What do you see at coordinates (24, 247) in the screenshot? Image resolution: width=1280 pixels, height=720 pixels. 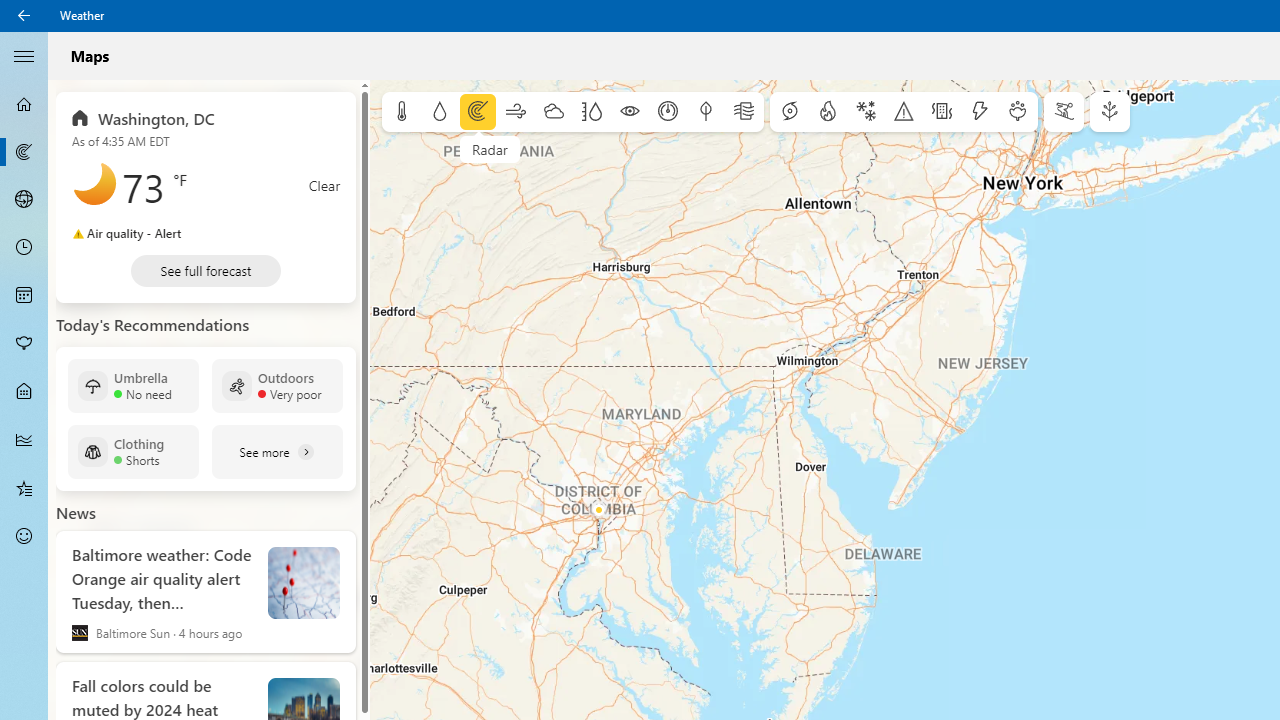 I see `'Hourly Forecast - Not Selected'` at bounding box center [24, 247].